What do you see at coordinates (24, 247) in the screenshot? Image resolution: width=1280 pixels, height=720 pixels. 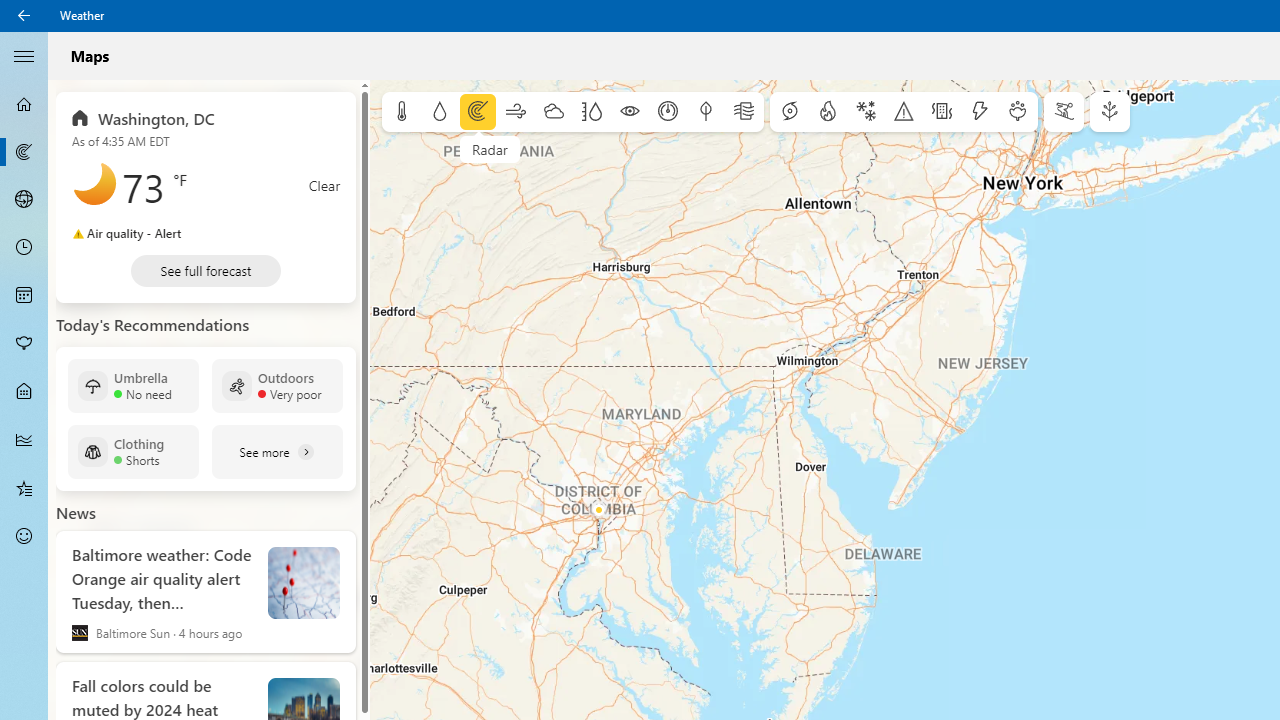 I see `'Hourly Forecast - Not Selected'` at bounding box center [24, 247].